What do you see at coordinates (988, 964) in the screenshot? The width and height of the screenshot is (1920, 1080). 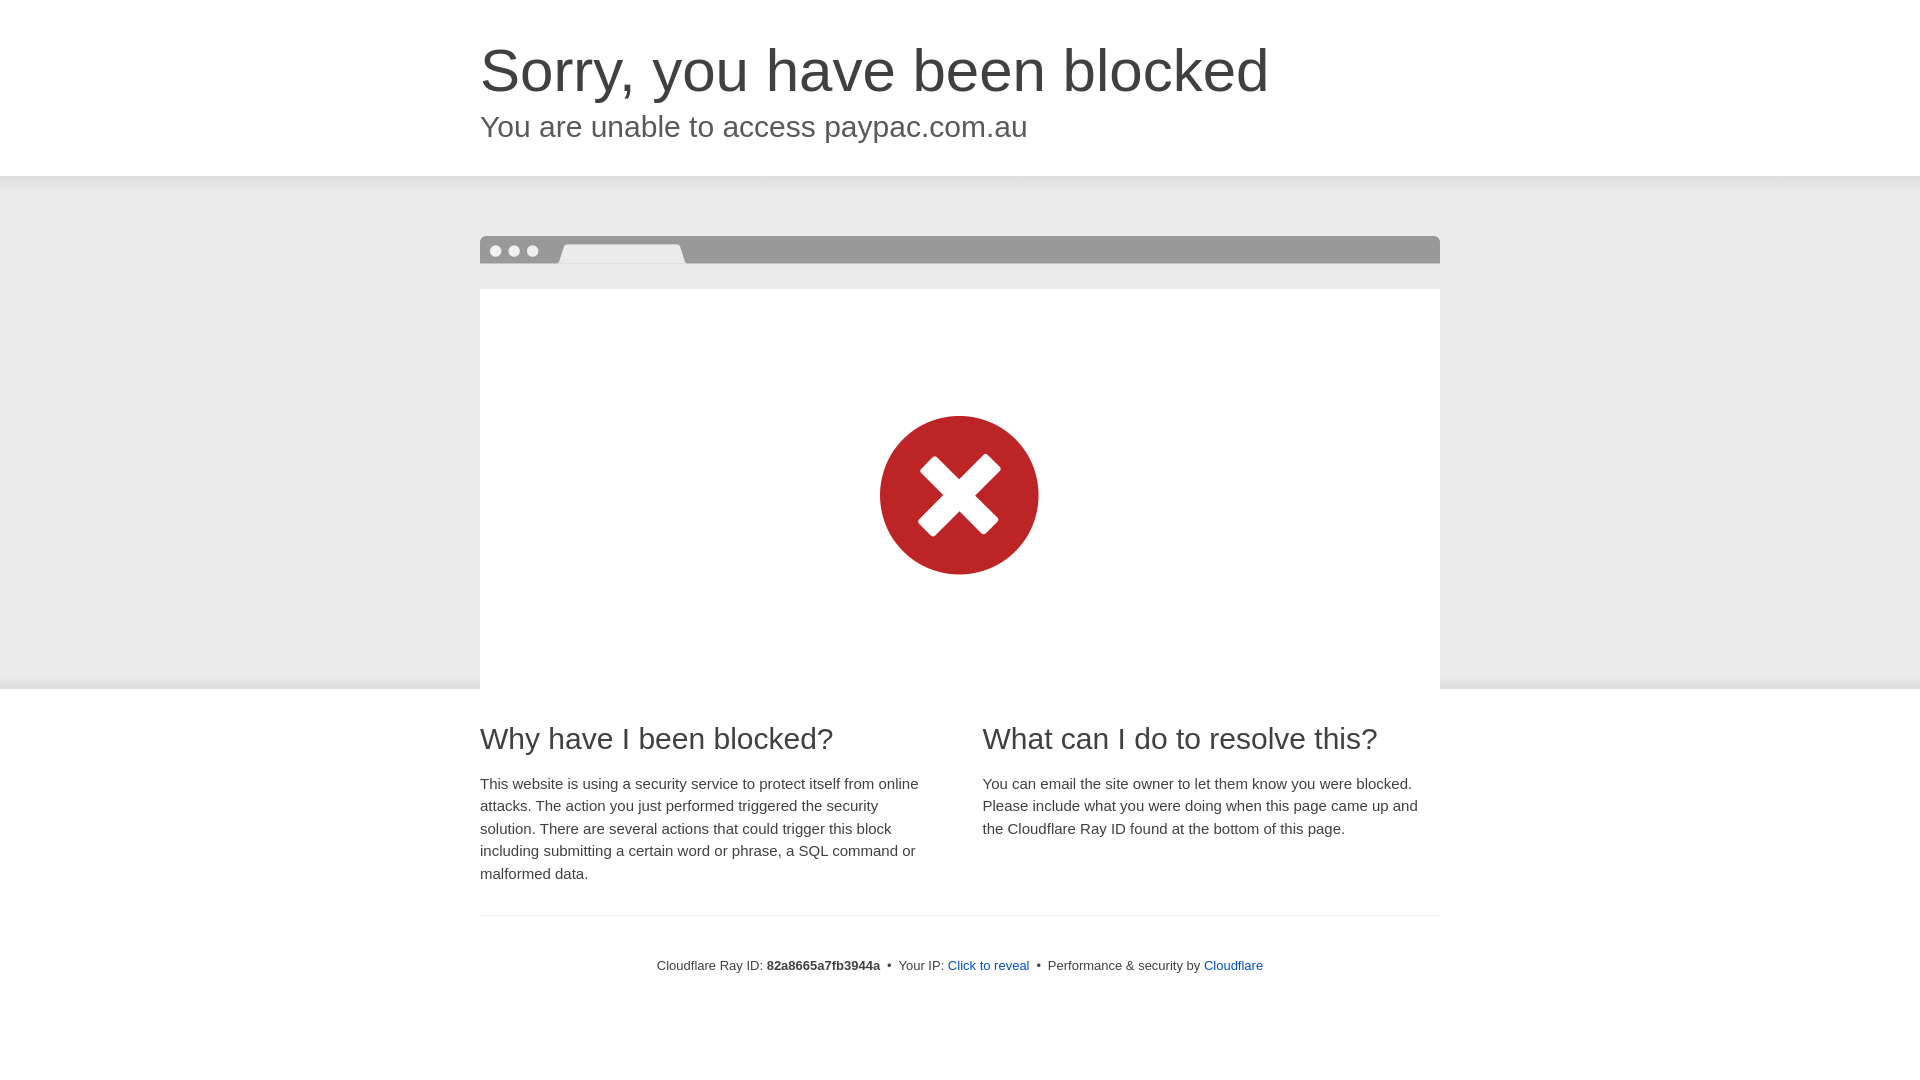 I see `'Click to reveal'` at bounding box center [988, 964].